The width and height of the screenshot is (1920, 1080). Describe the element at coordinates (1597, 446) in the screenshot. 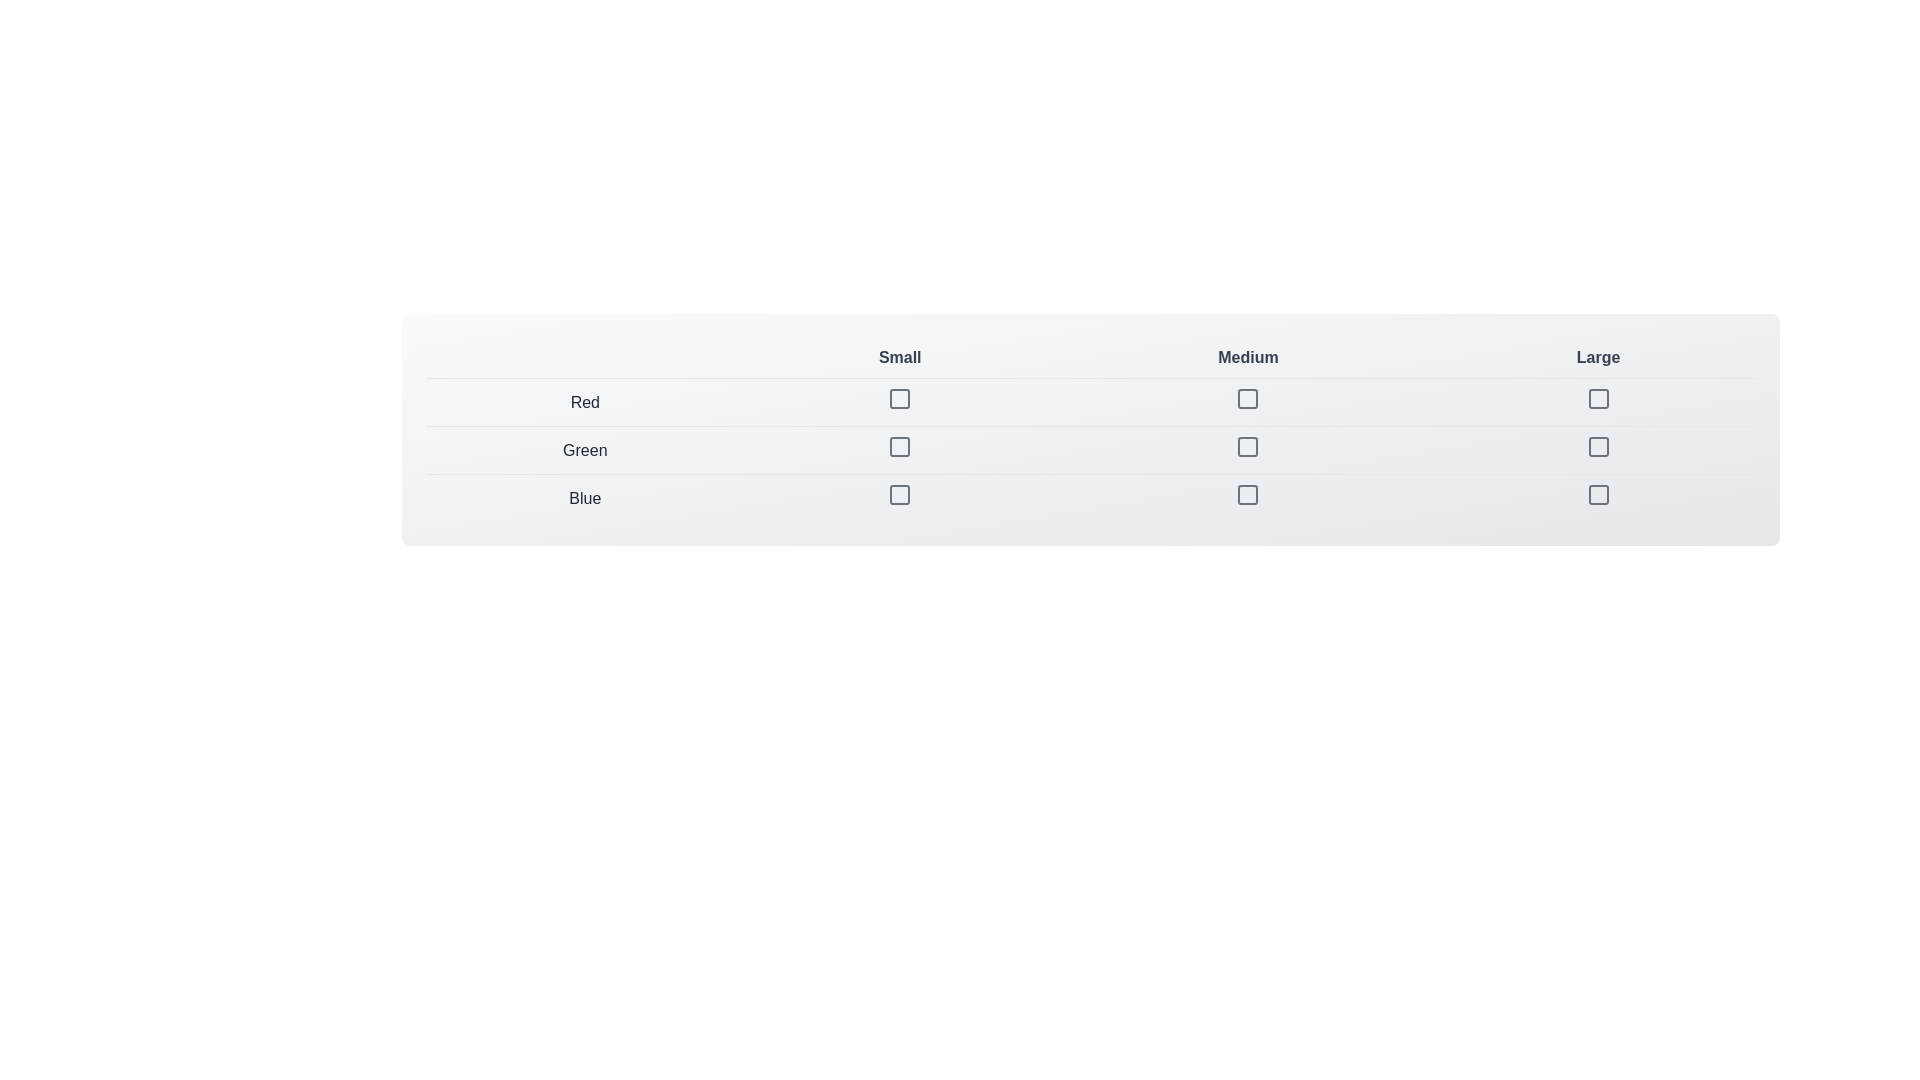

I see `the empty checkbox with a gray outline and rounded corners located` at that location.